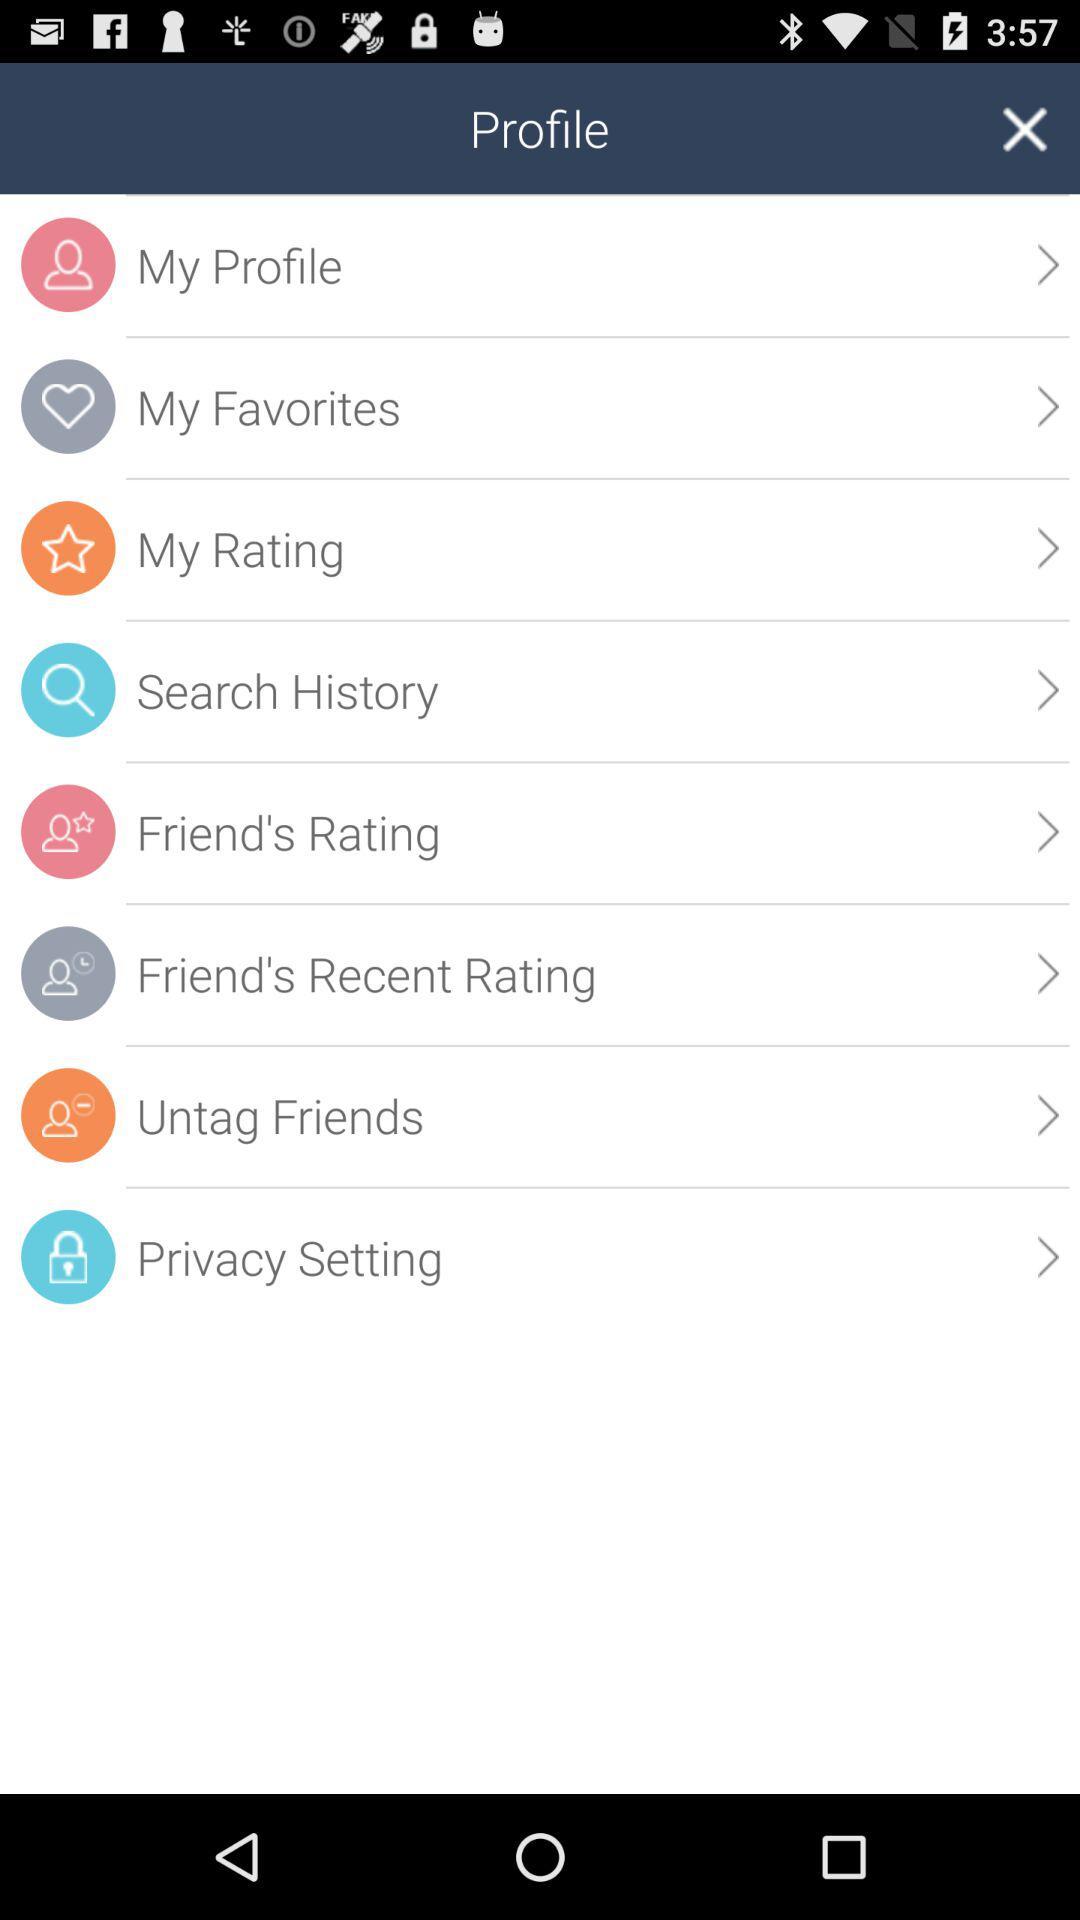 The width and height of the screenshot is (1080, 1920). Describe the element at coordinates (67, 263) in the screenshot. I see `the icon which is just beside the my profile` at that location.